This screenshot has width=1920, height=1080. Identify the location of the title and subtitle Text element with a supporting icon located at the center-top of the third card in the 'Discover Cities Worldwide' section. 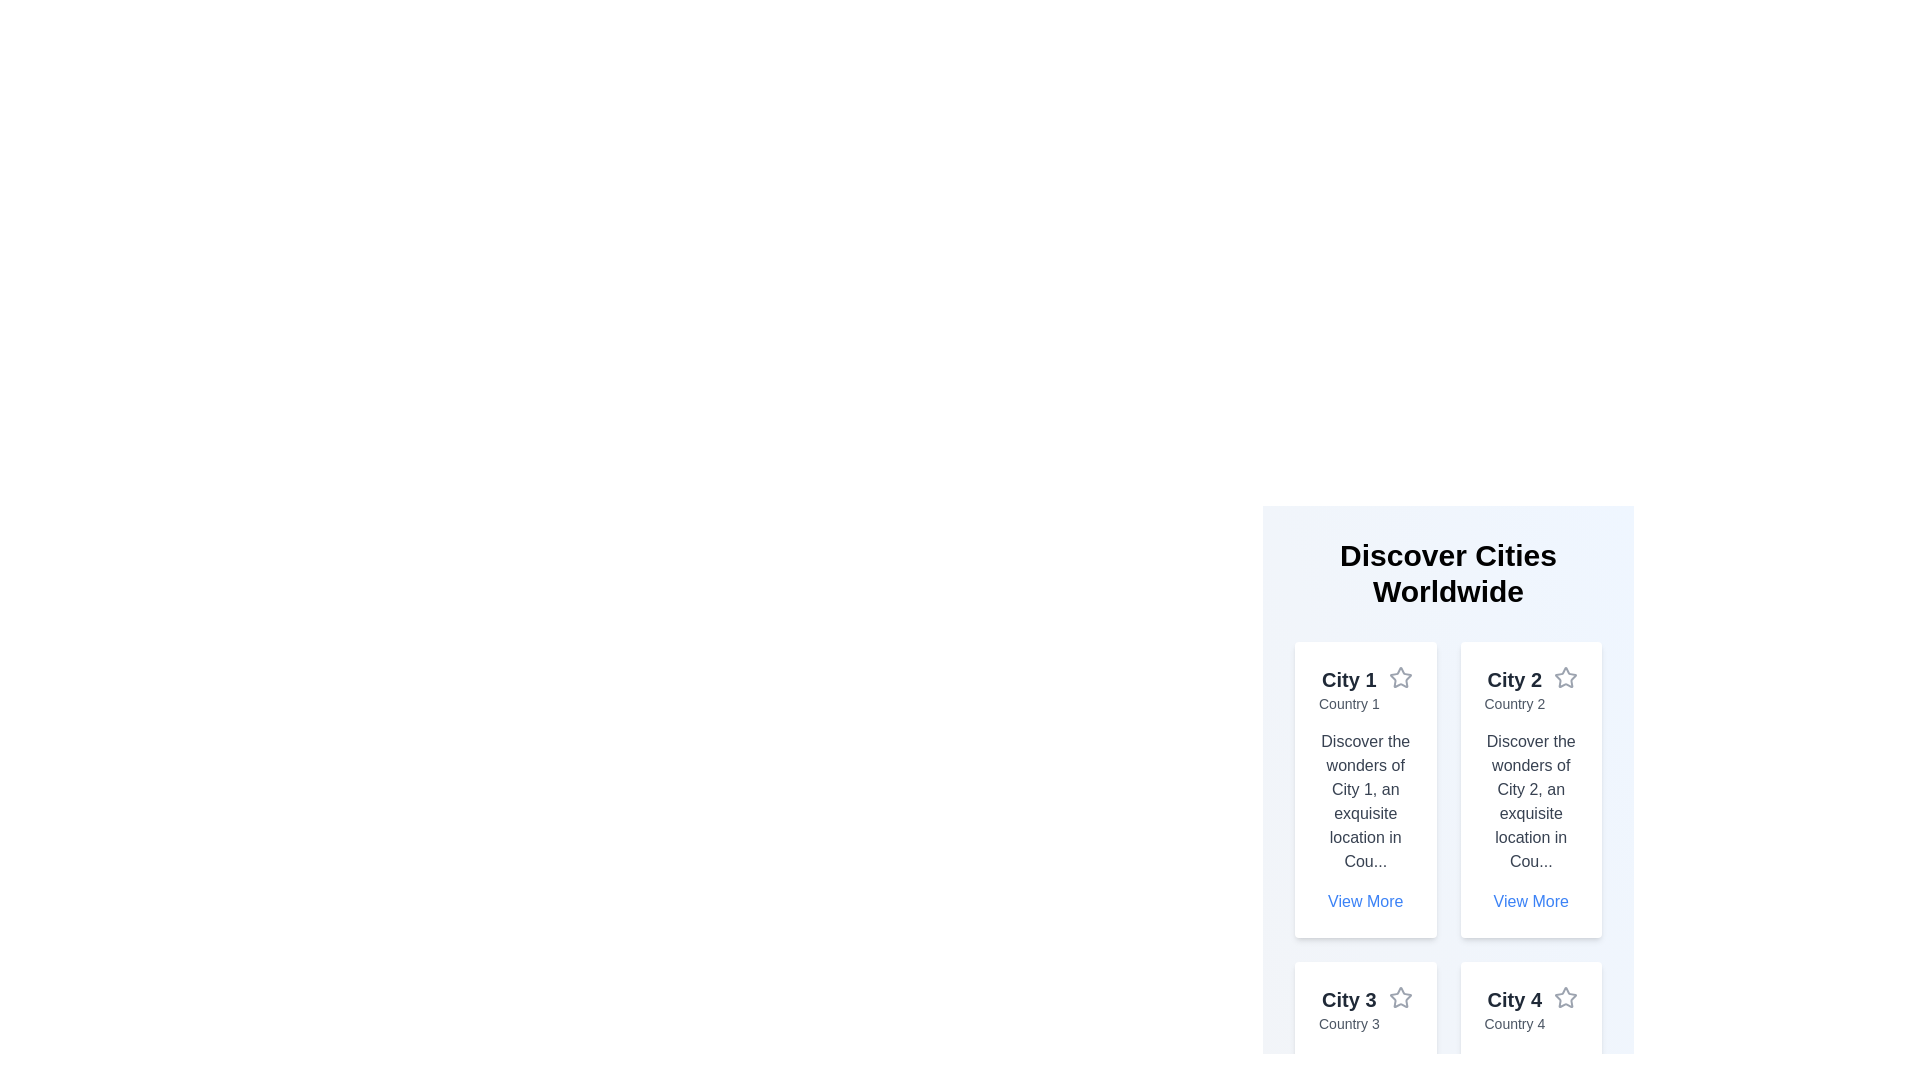
(1364, 1010).